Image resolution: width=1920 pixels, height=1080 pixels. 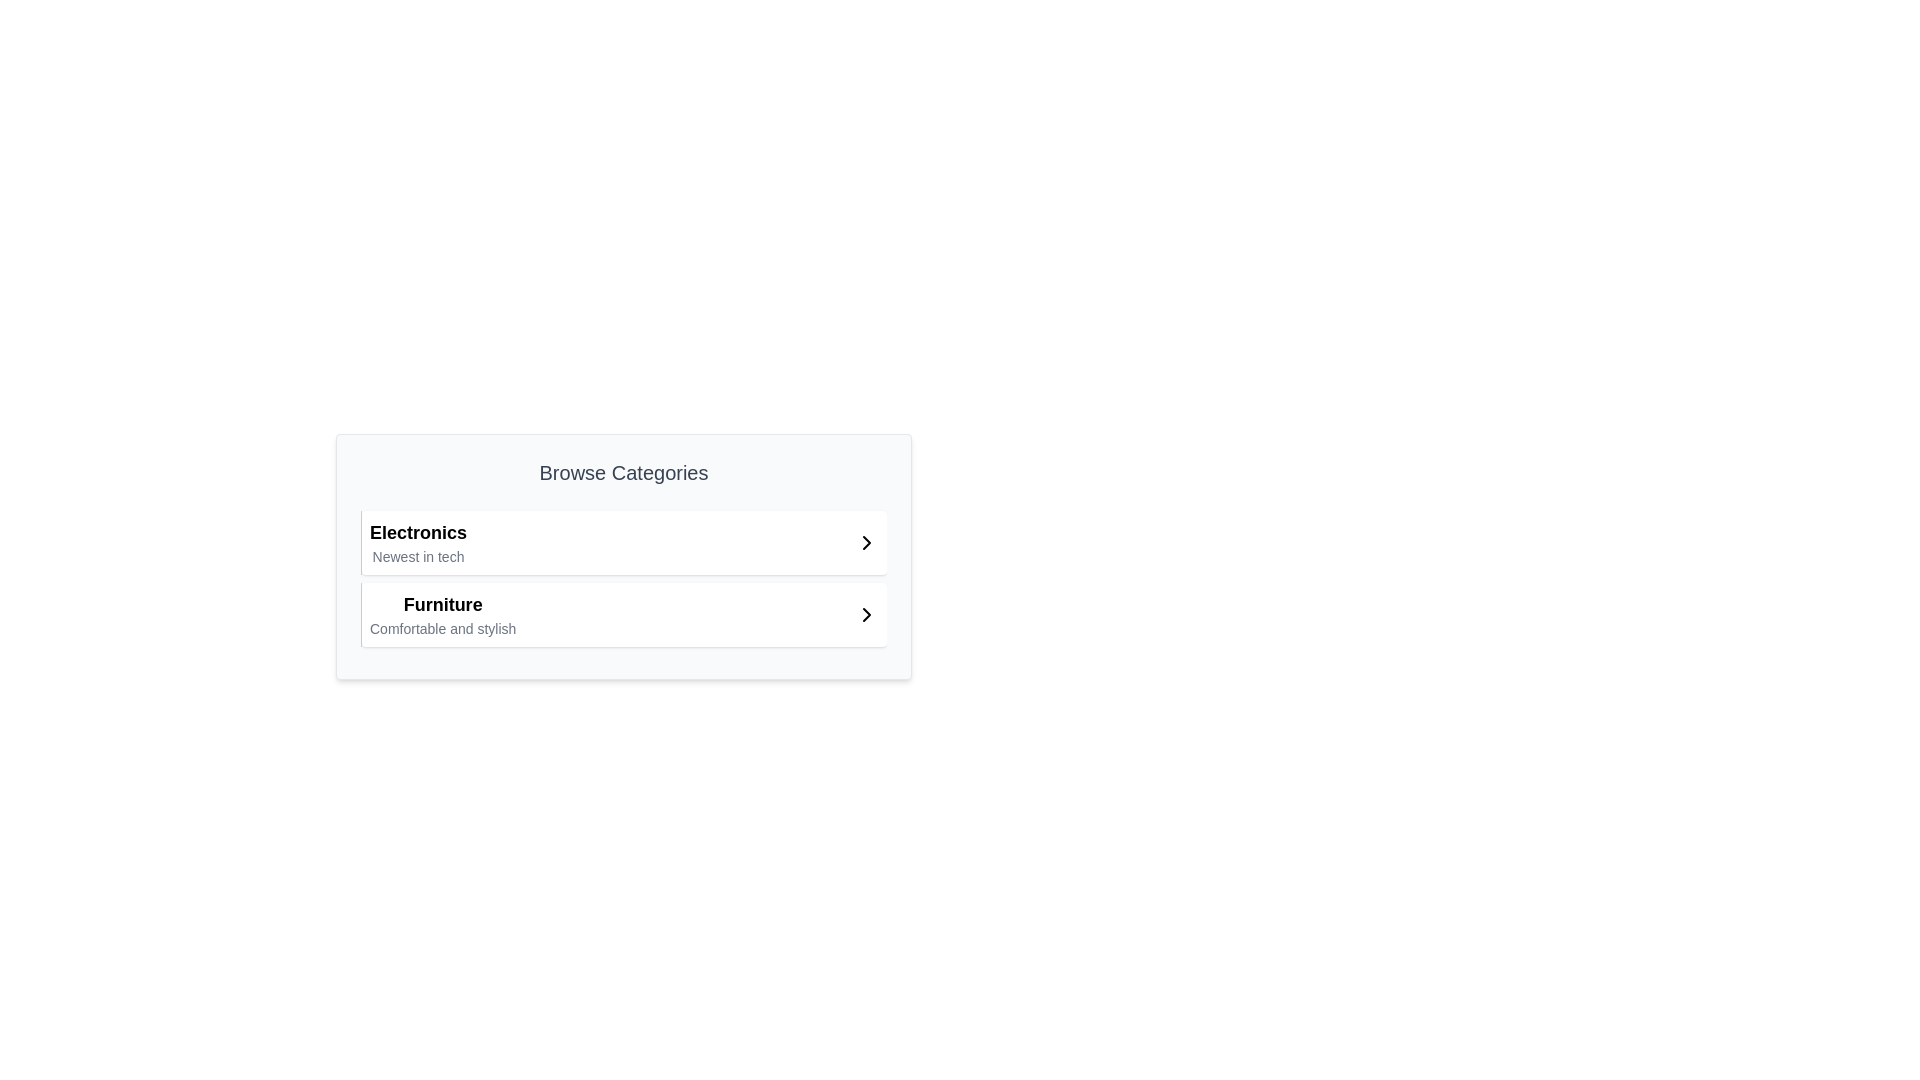 What do you see at coordinates (442, 604) in the screenshot?
I see `the Text header that identifies the 'Furniture' category, positioned as the left-aligned heading above the subtitle 'Comfortable and stylish'` at bounding box center [442, 604].